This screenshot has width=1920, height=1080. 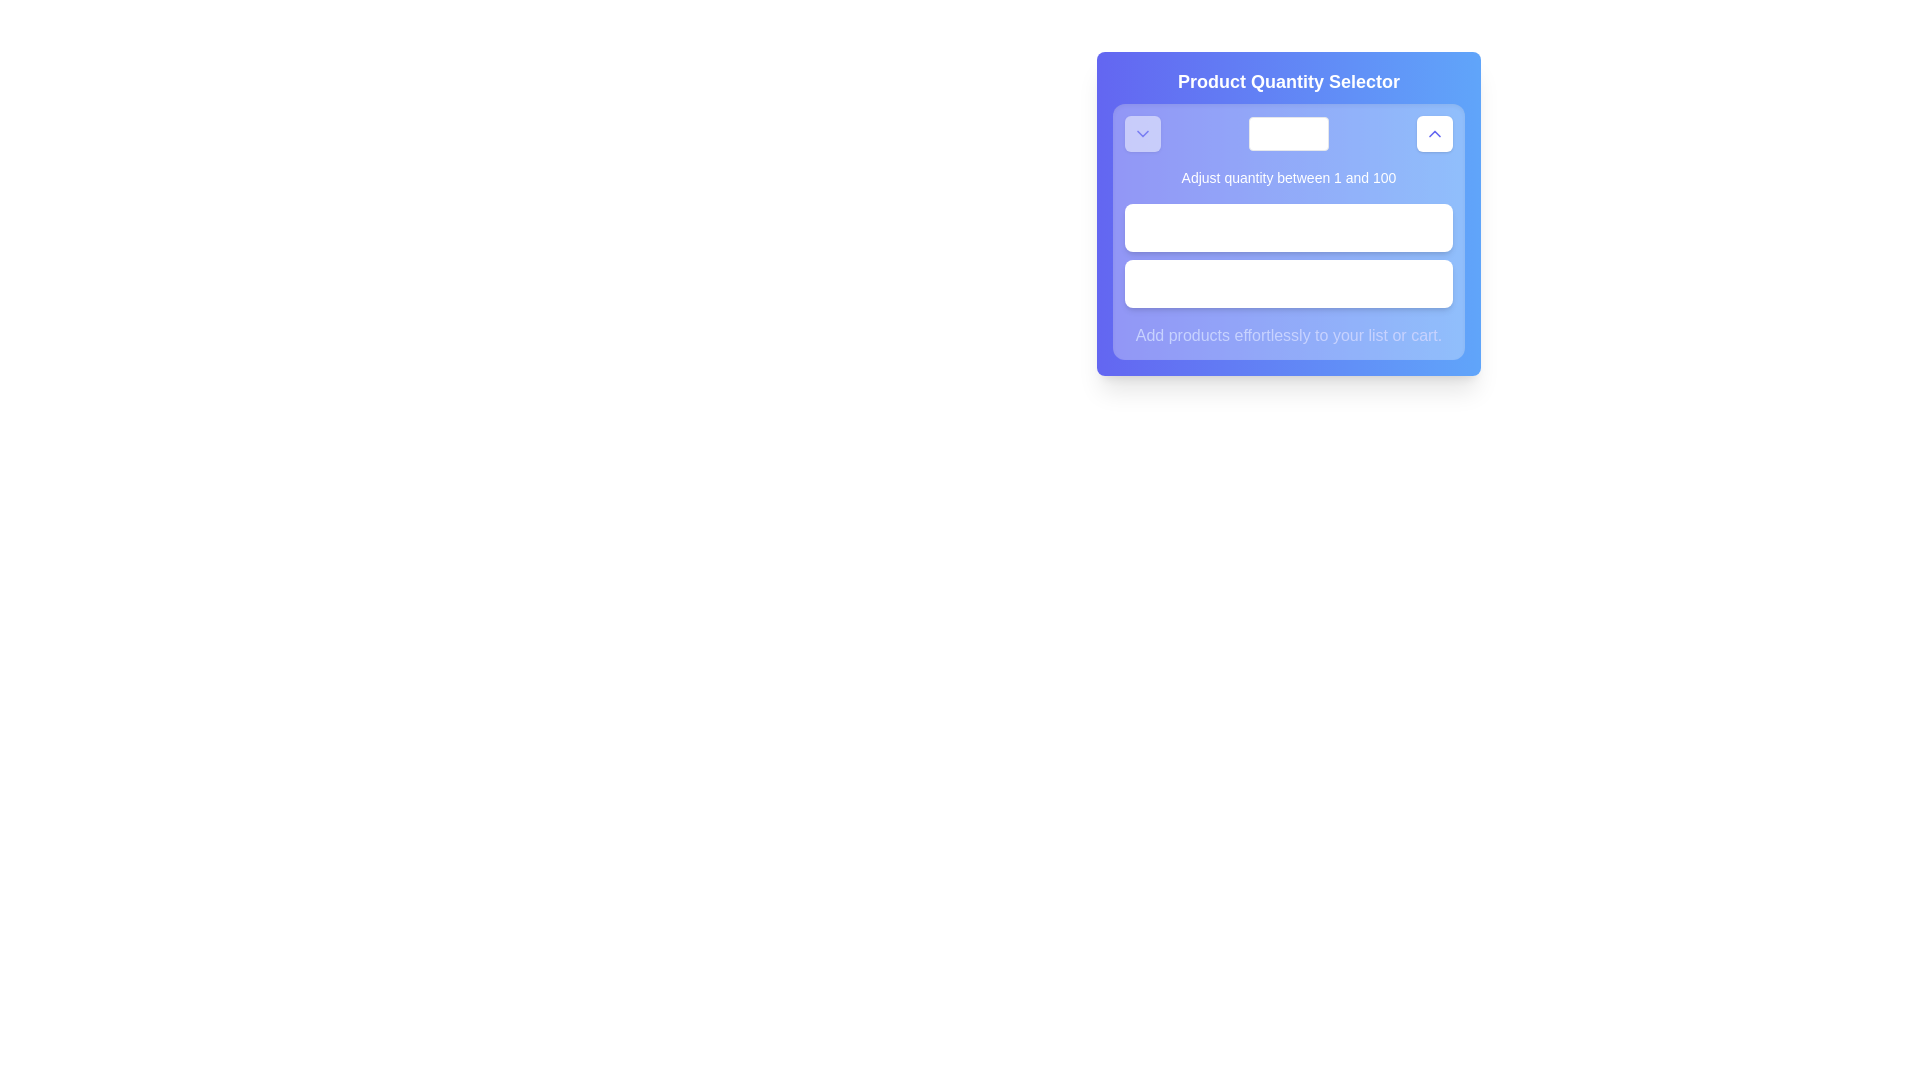 What do you see at coordinates (1434, 134) in the screenshot?
I see `the button with an icon that increases the quantity in the adjacent numeric input field for a custom behavior` at bounding box center [1434, 134].